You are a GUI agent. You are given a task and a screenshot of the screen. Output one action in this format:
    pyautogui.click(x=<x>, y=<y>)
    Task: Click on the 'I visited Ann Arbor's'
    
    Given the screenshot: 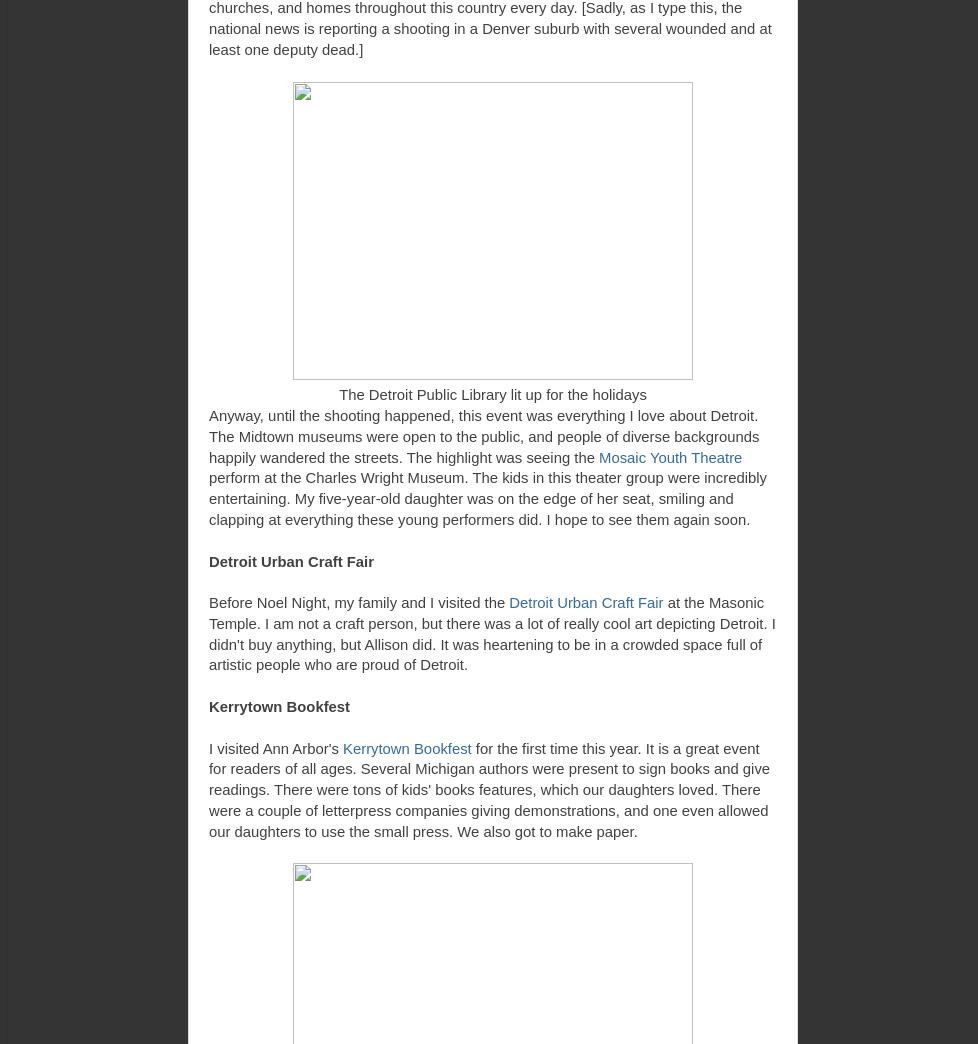 What is the action you would take?
    pyautogui.click(x=274, y=748)
    